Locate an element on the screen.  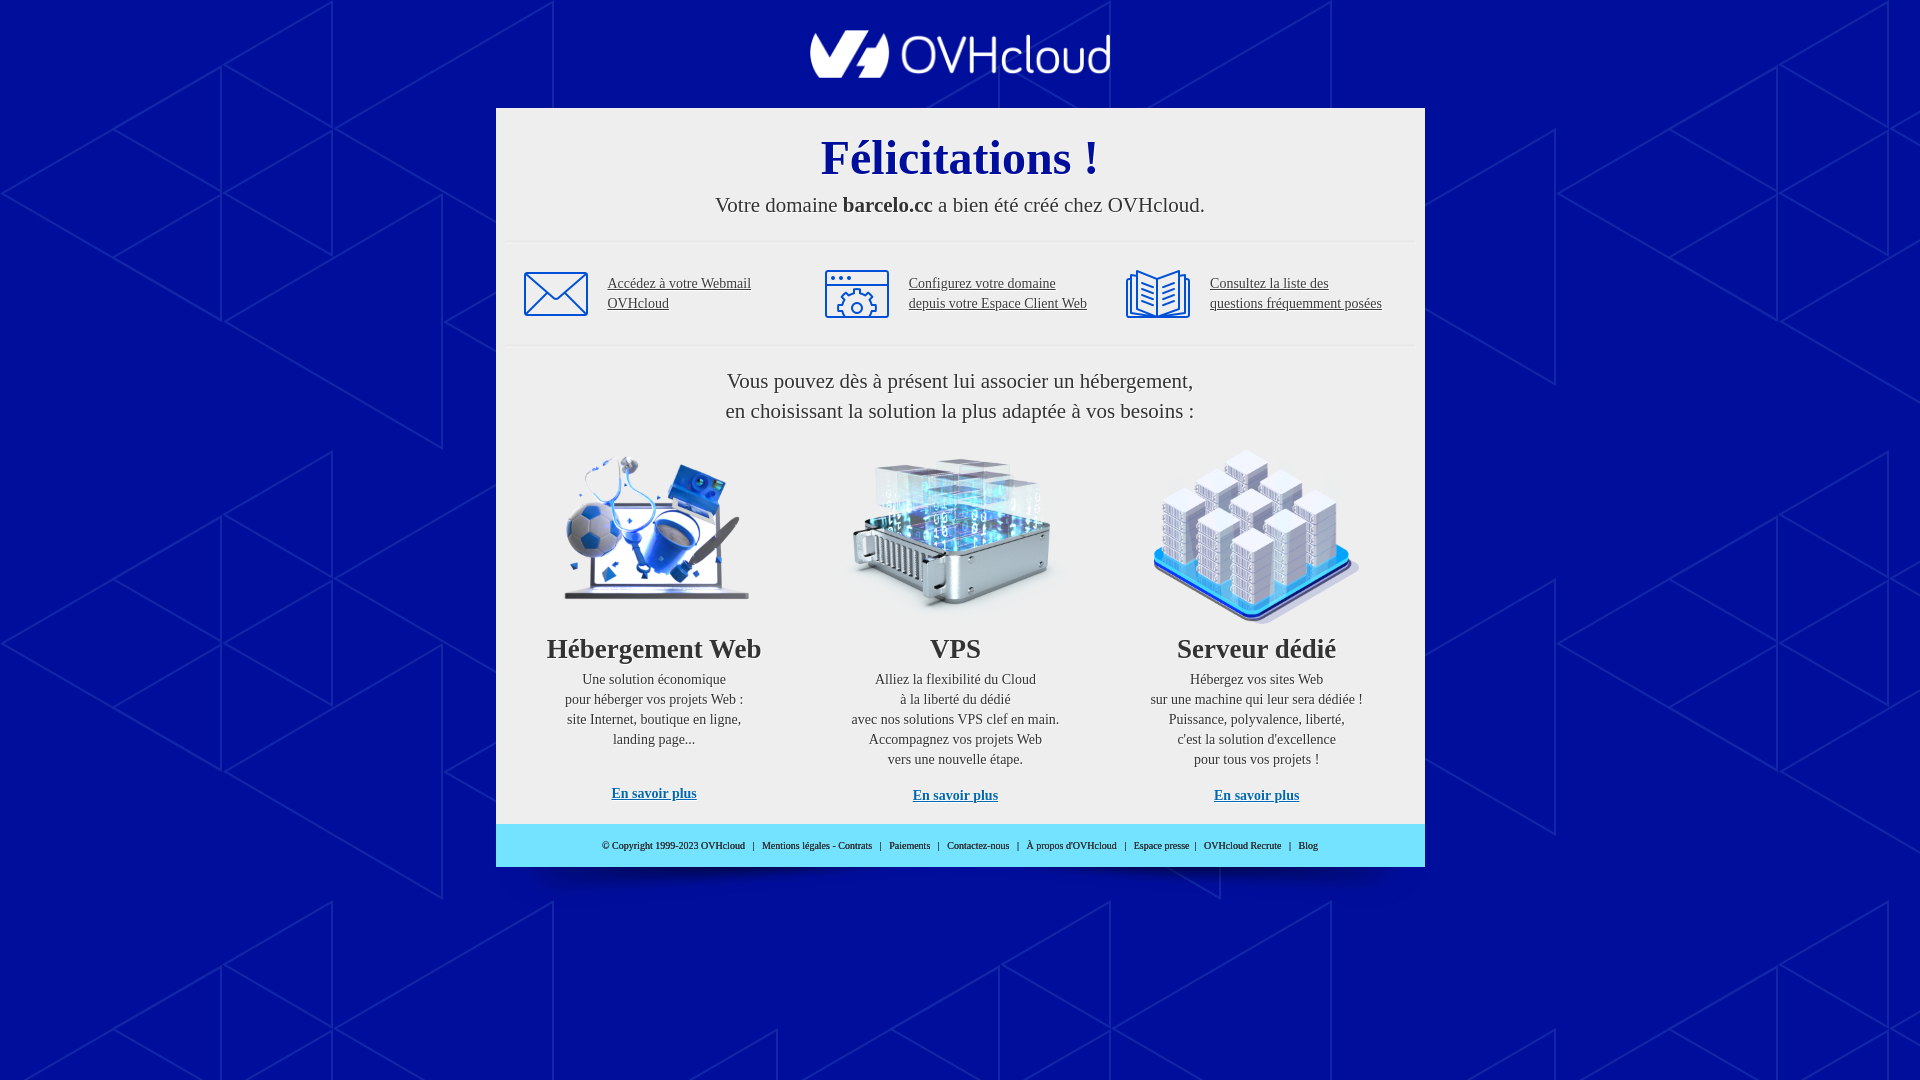
'OVHcloud' is located at coordinates (960, 71).